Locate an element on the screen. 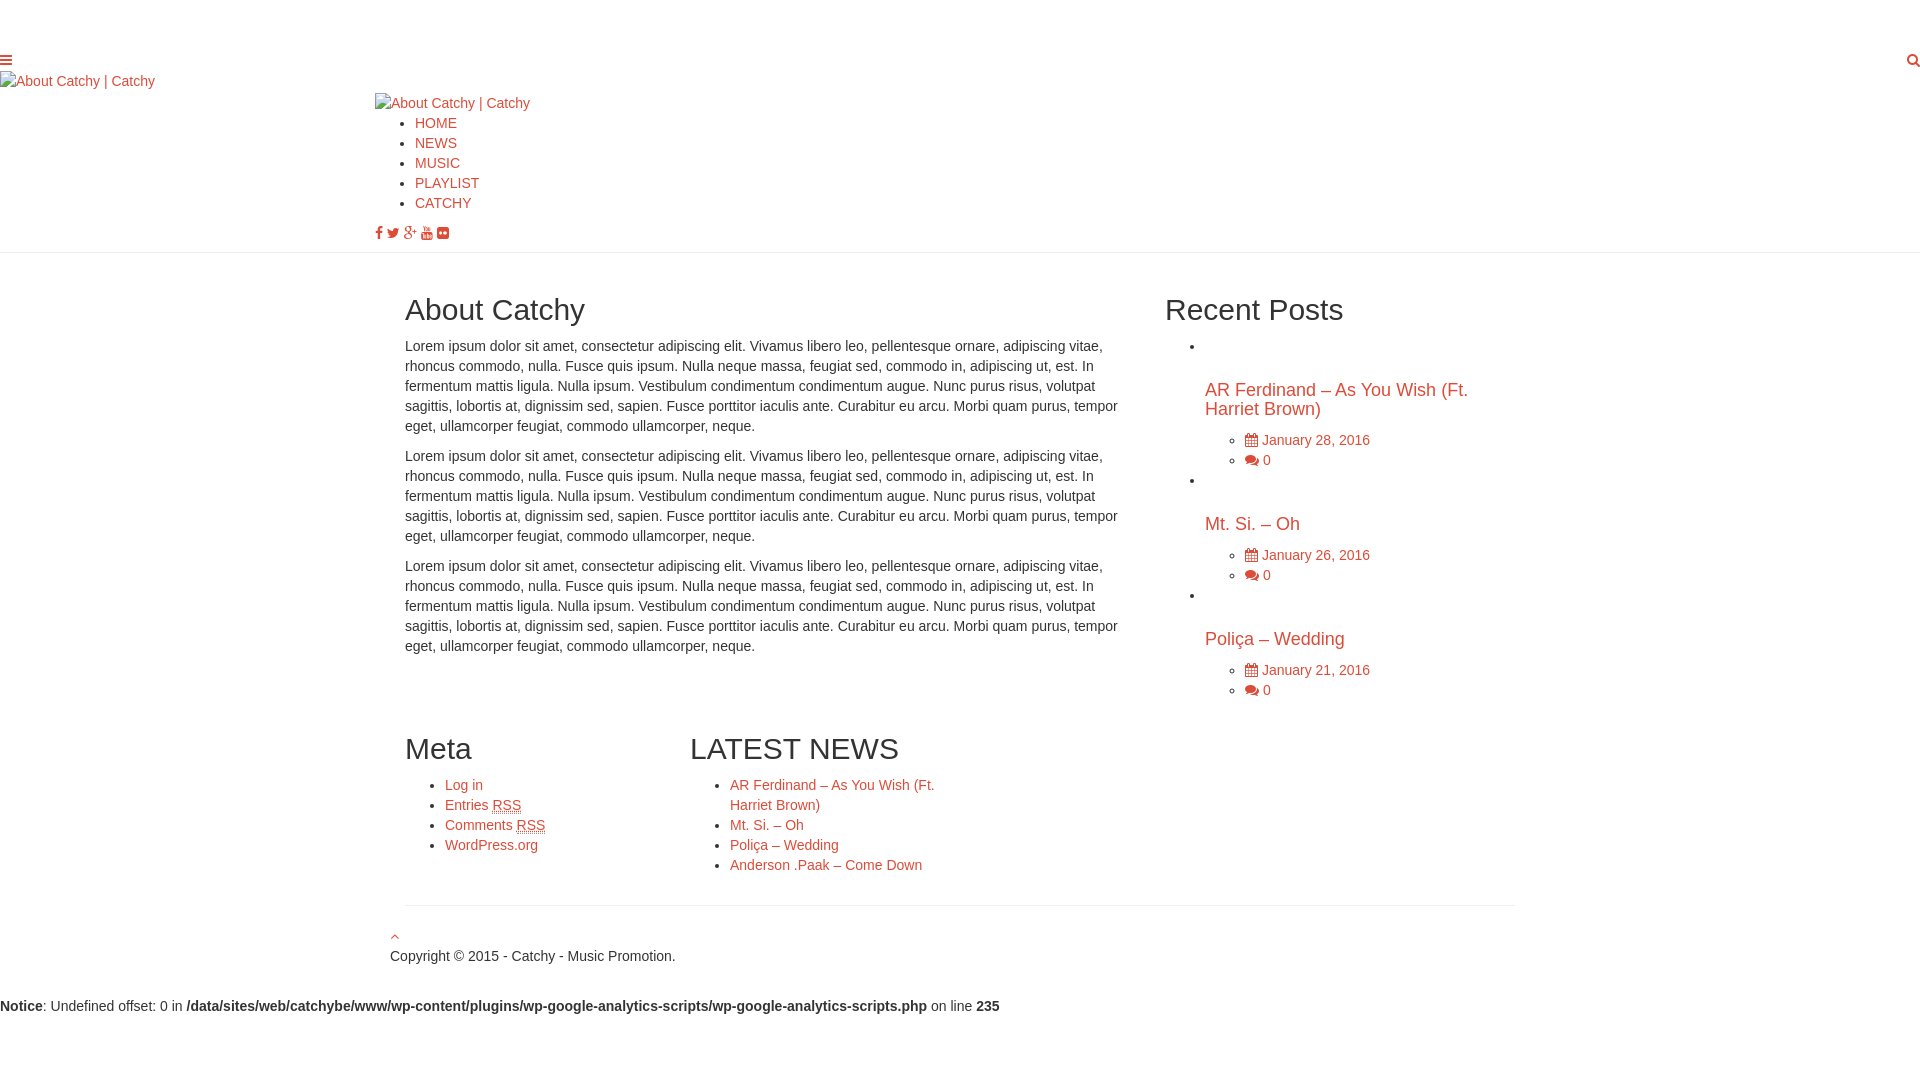 This screenshot has height=1080, width=1920. 'HOME' is located at coordinates (435, 123).